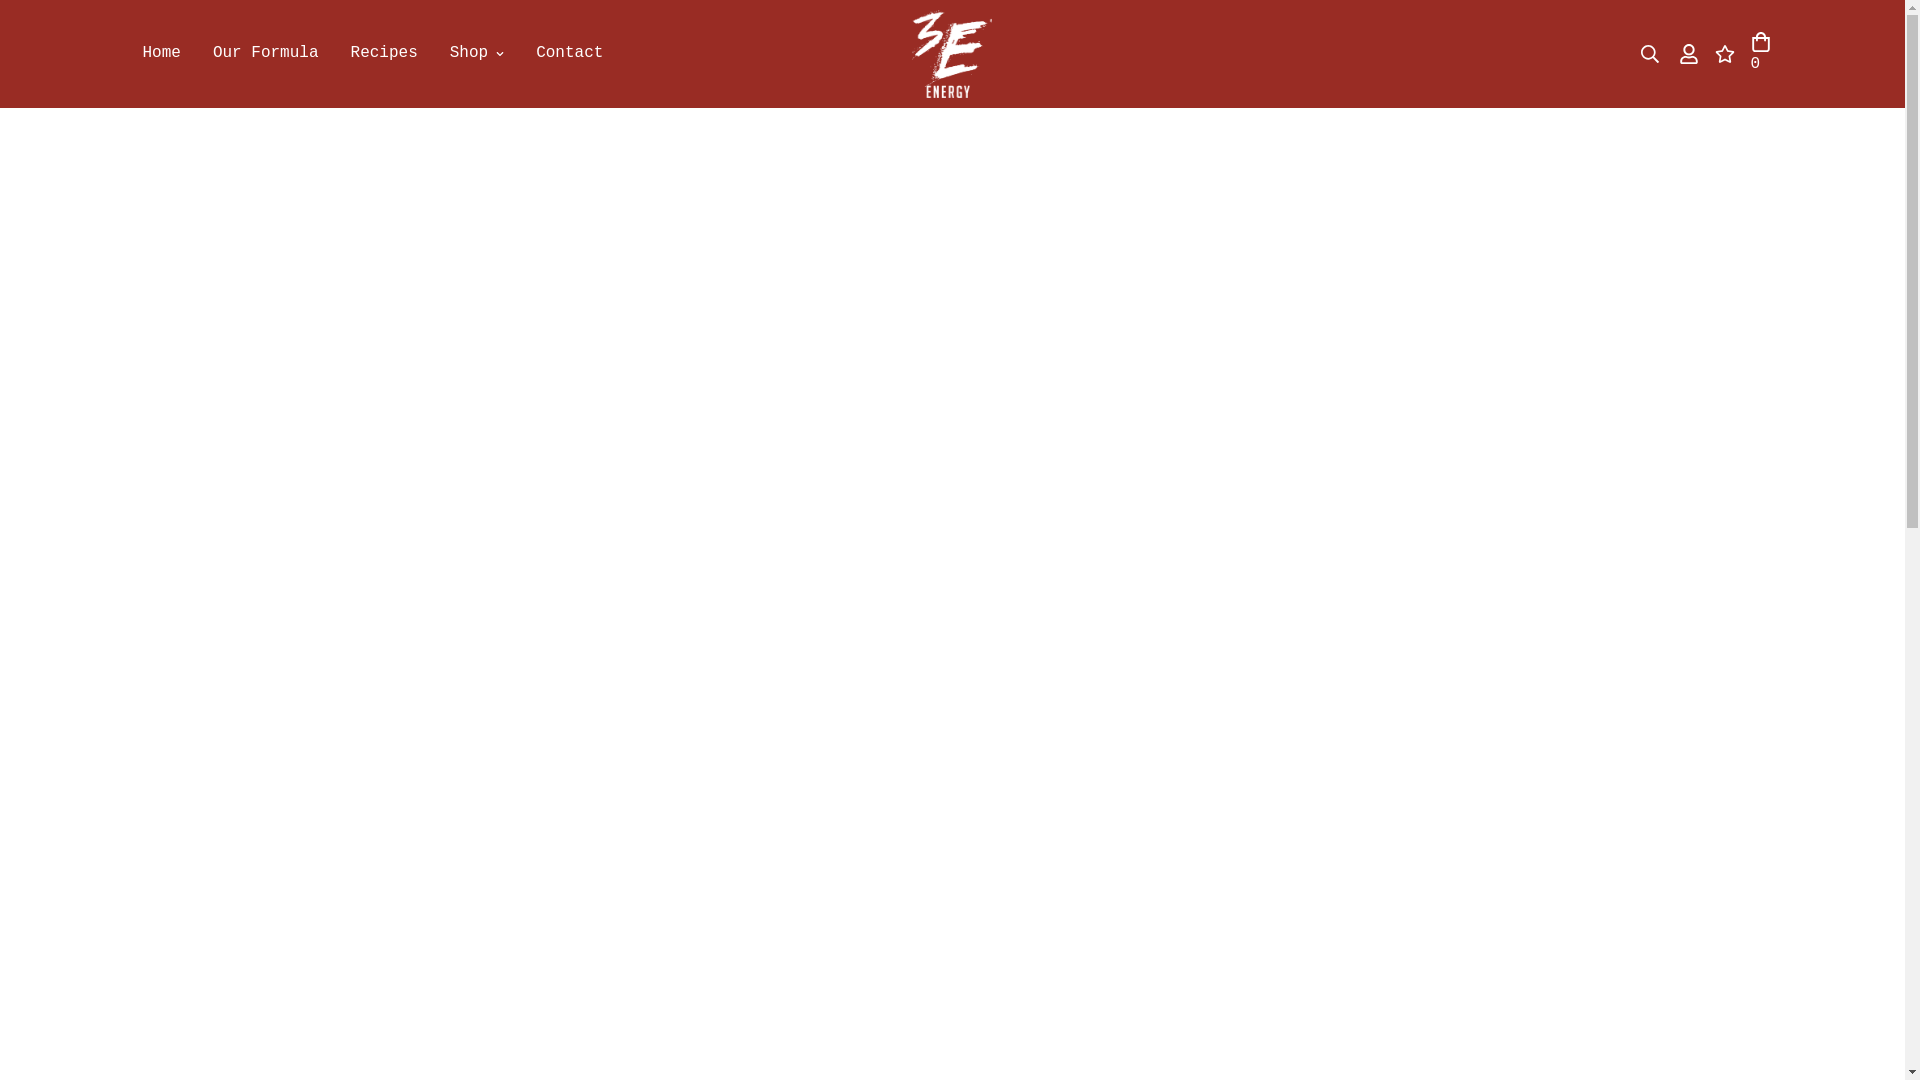  I want to click on 'Recipes', so click(384, 52).